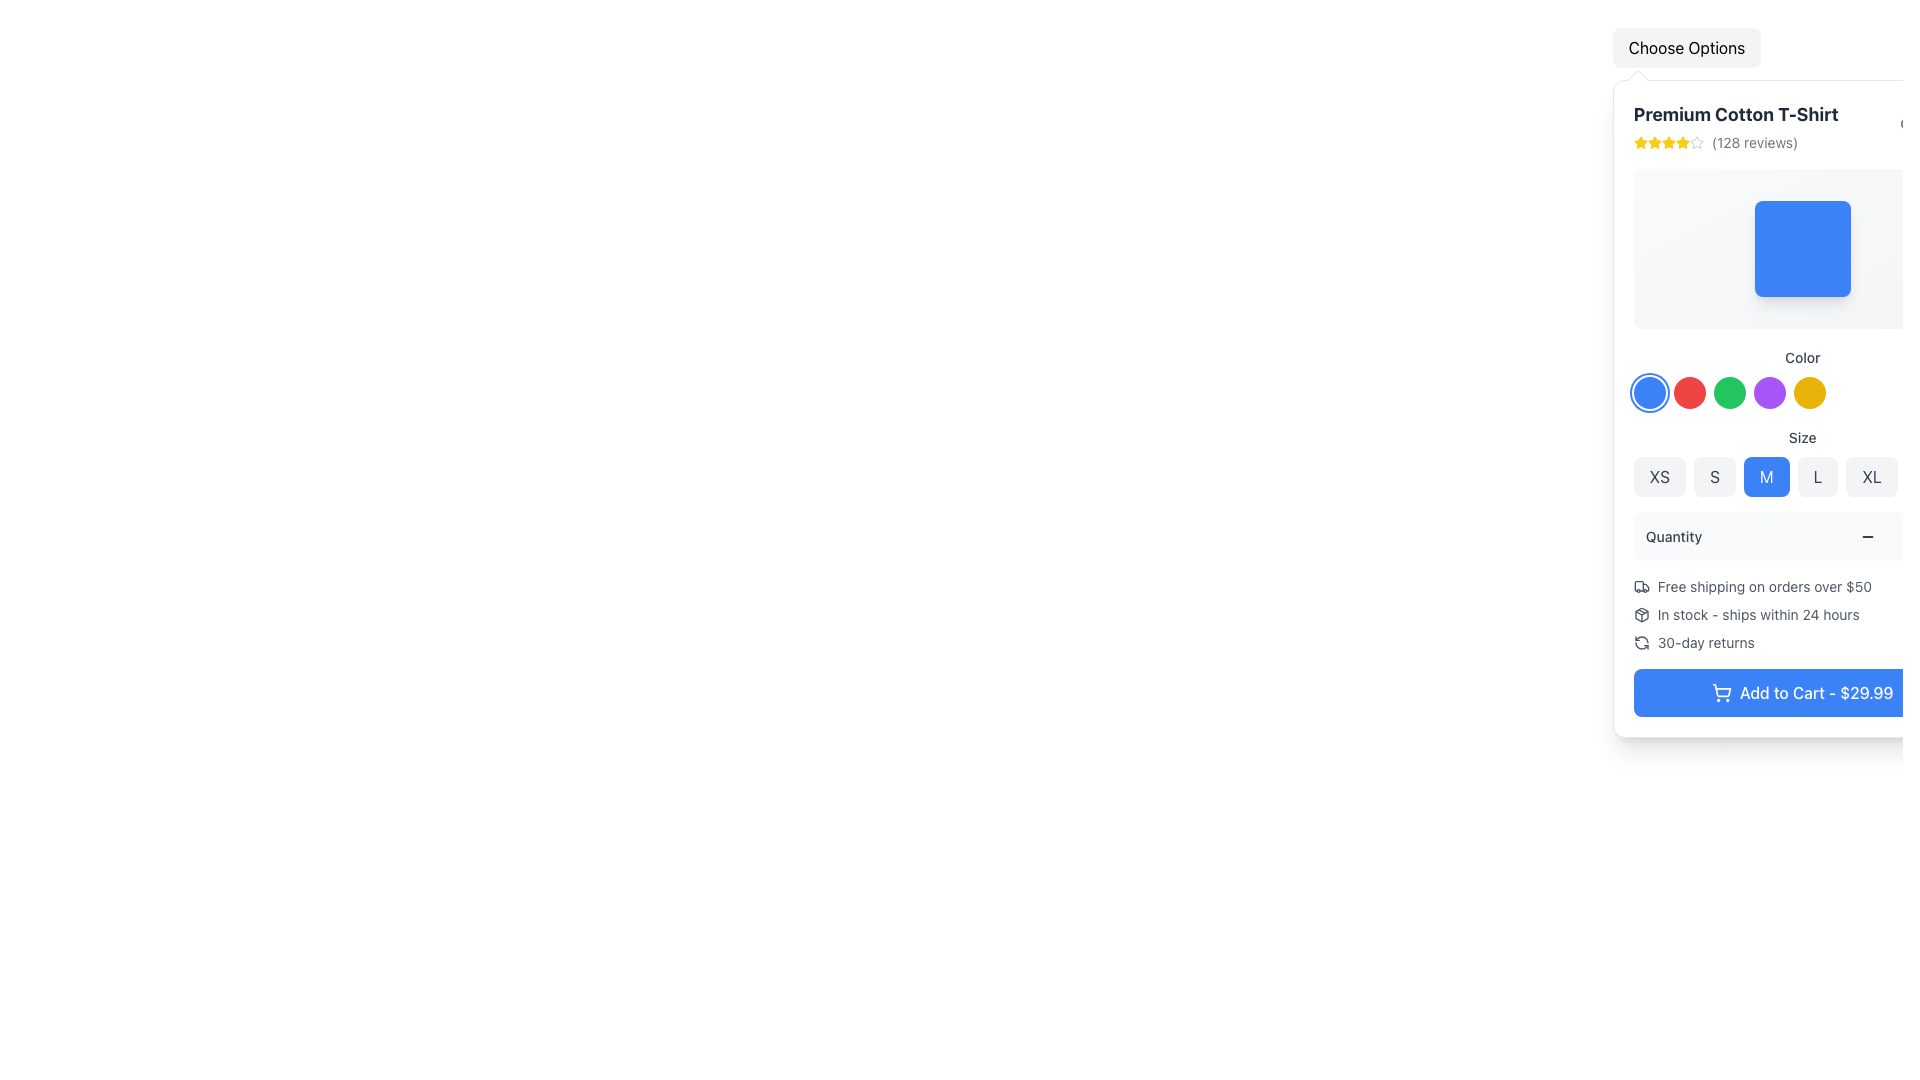 The height and width of the screenshot is (1080, 1920). I want to click on text of the 'Add to Cart' button, which includes the price information and is located at the bottom-right of the interface, so click(1816, 692).